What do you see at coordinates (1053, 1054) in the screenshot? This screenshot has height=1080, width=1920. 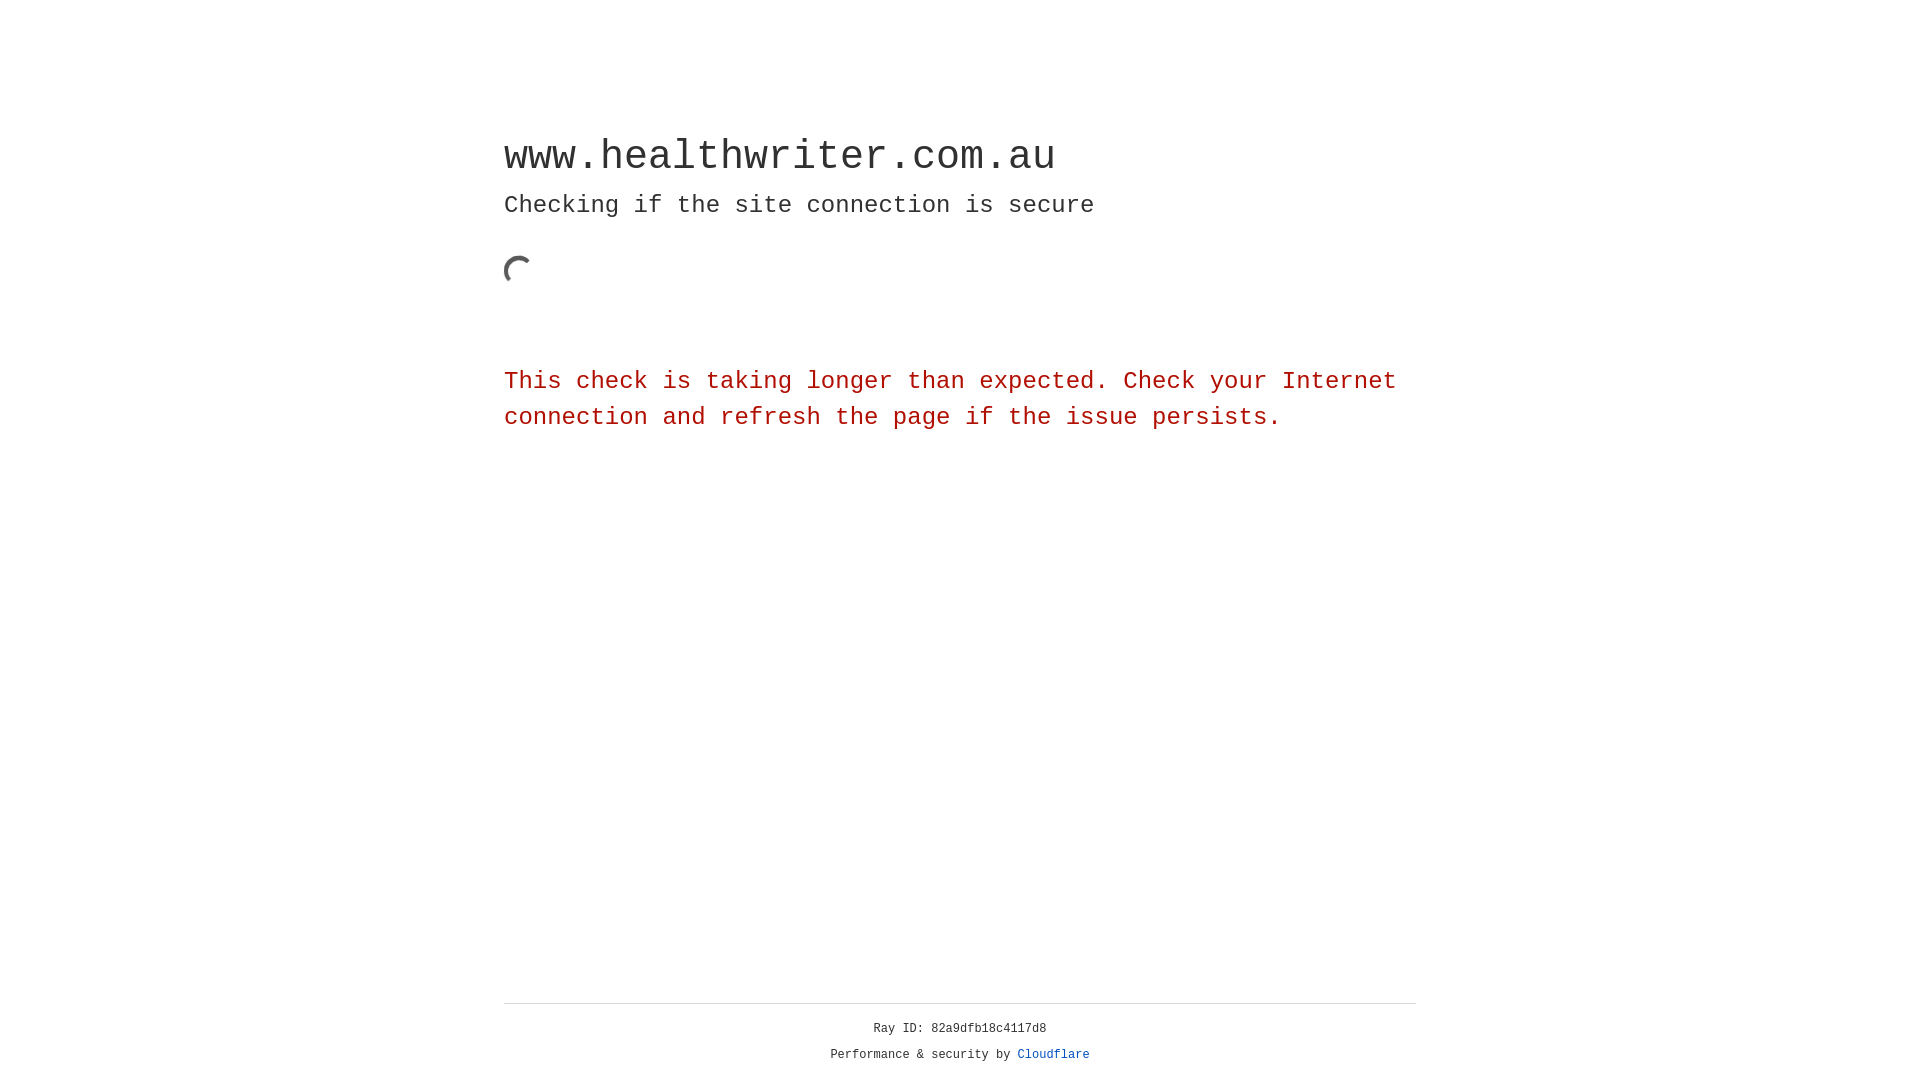 I see `'Cloudflare'` at bounding box center [1053, 1054].